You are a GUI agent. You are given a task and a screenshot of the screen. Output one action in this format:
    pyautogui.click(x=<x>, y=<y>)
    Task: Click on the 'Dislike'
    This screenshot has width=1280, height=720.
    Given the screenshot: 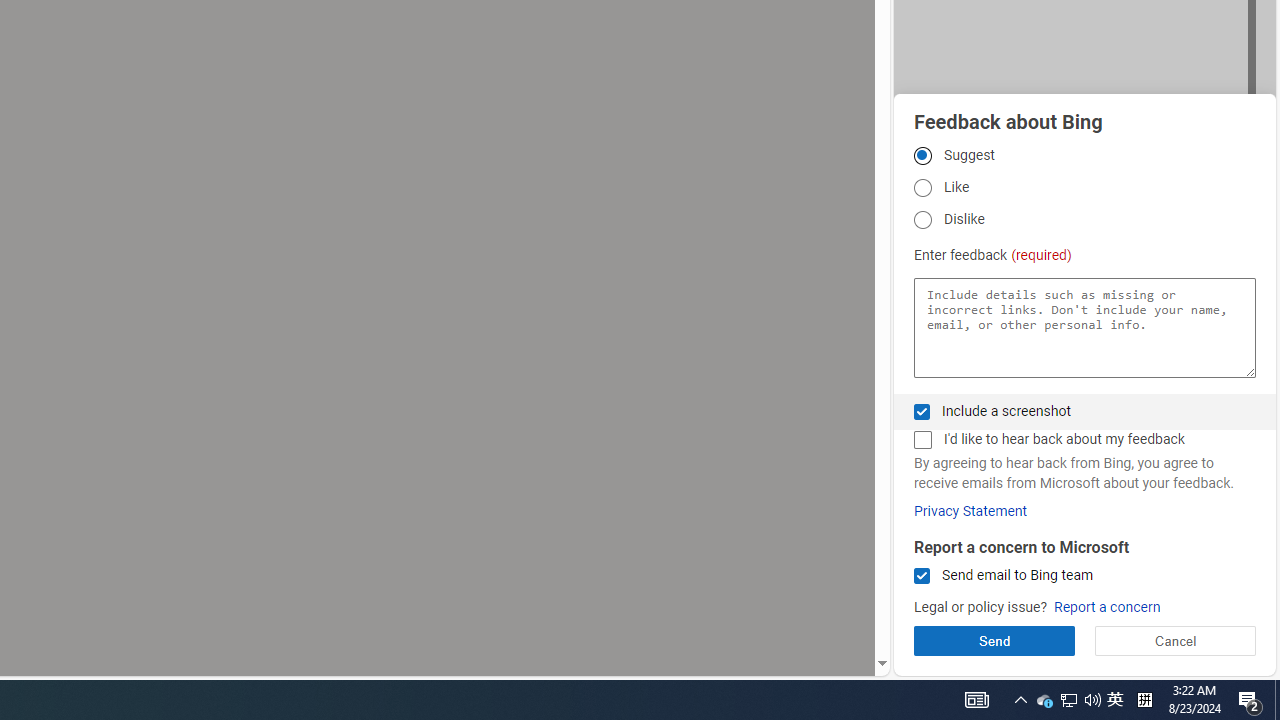 What is the action you would take?
    pyautogui.click(x=921, y=219)
    